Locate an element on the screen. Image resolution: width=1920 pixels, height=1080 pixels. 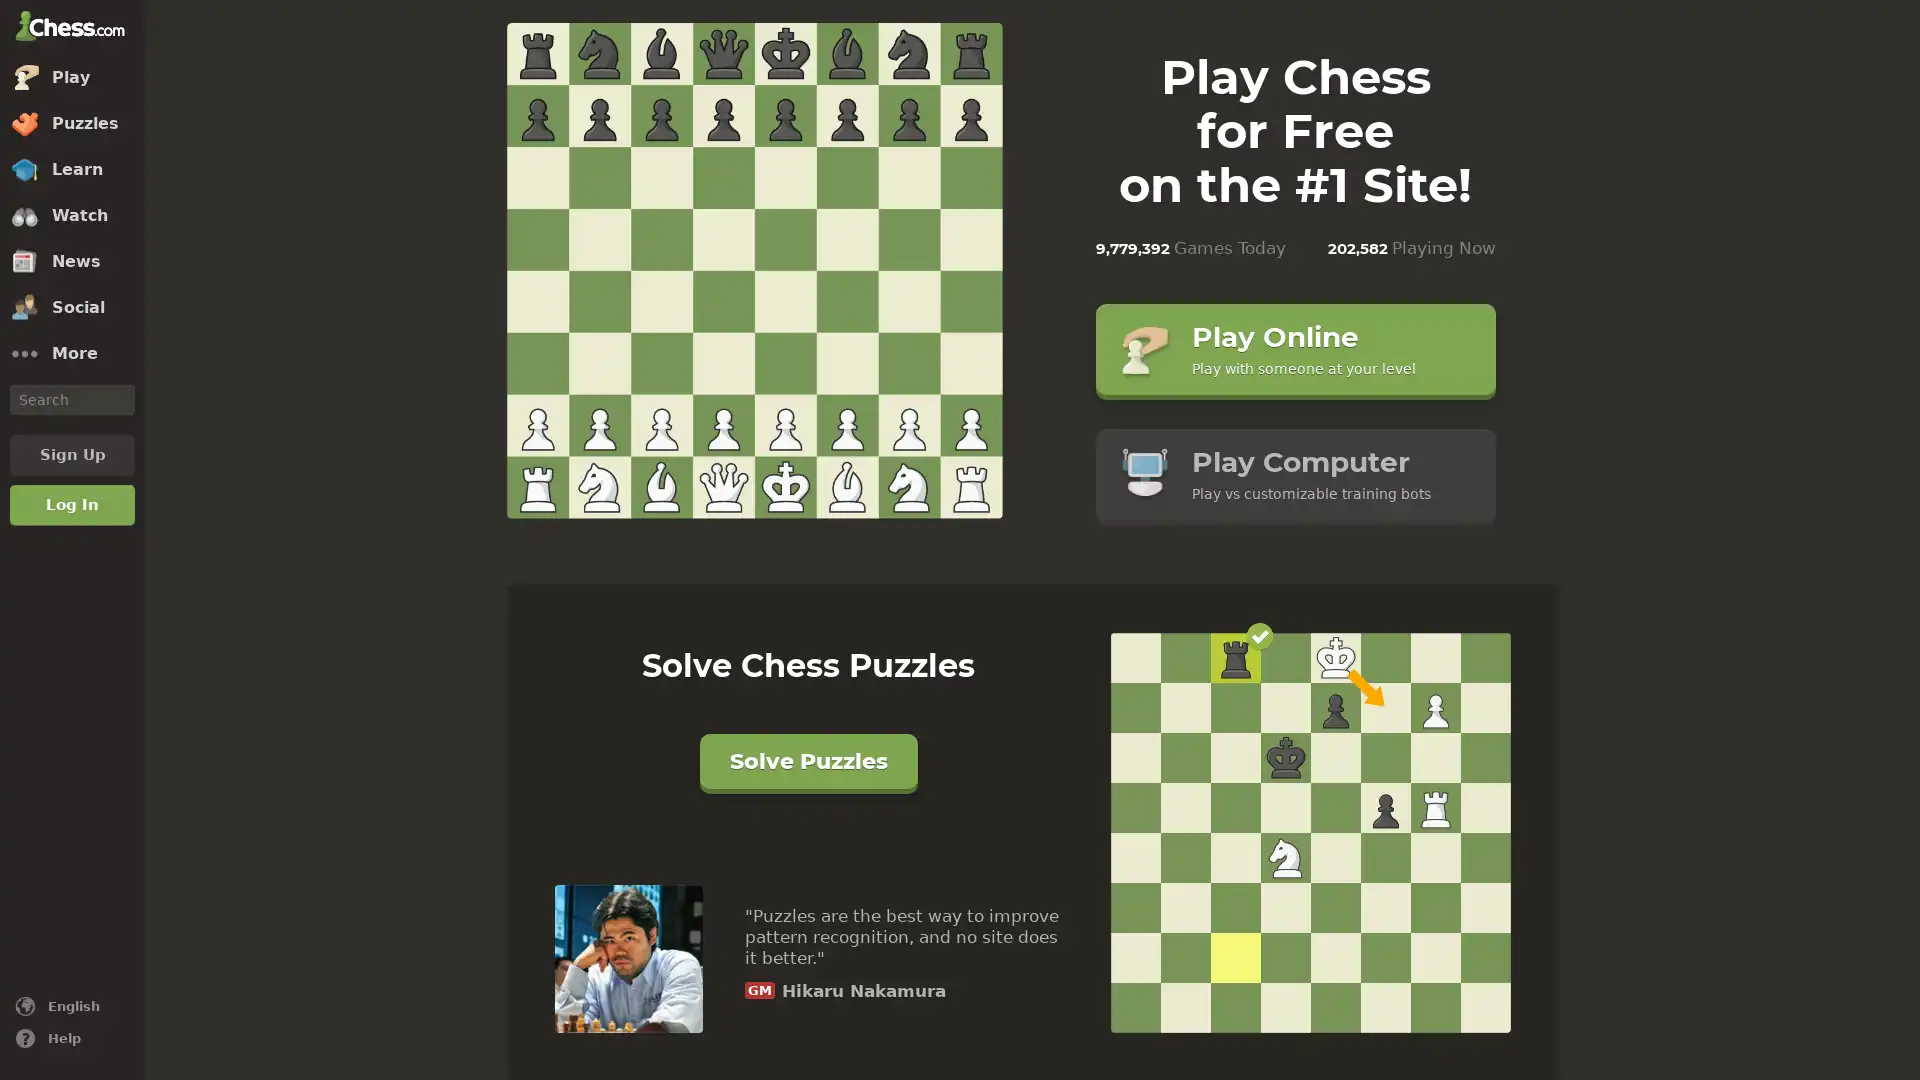
Play Online Play with someone at your level is located at coordinates (1295, 347).